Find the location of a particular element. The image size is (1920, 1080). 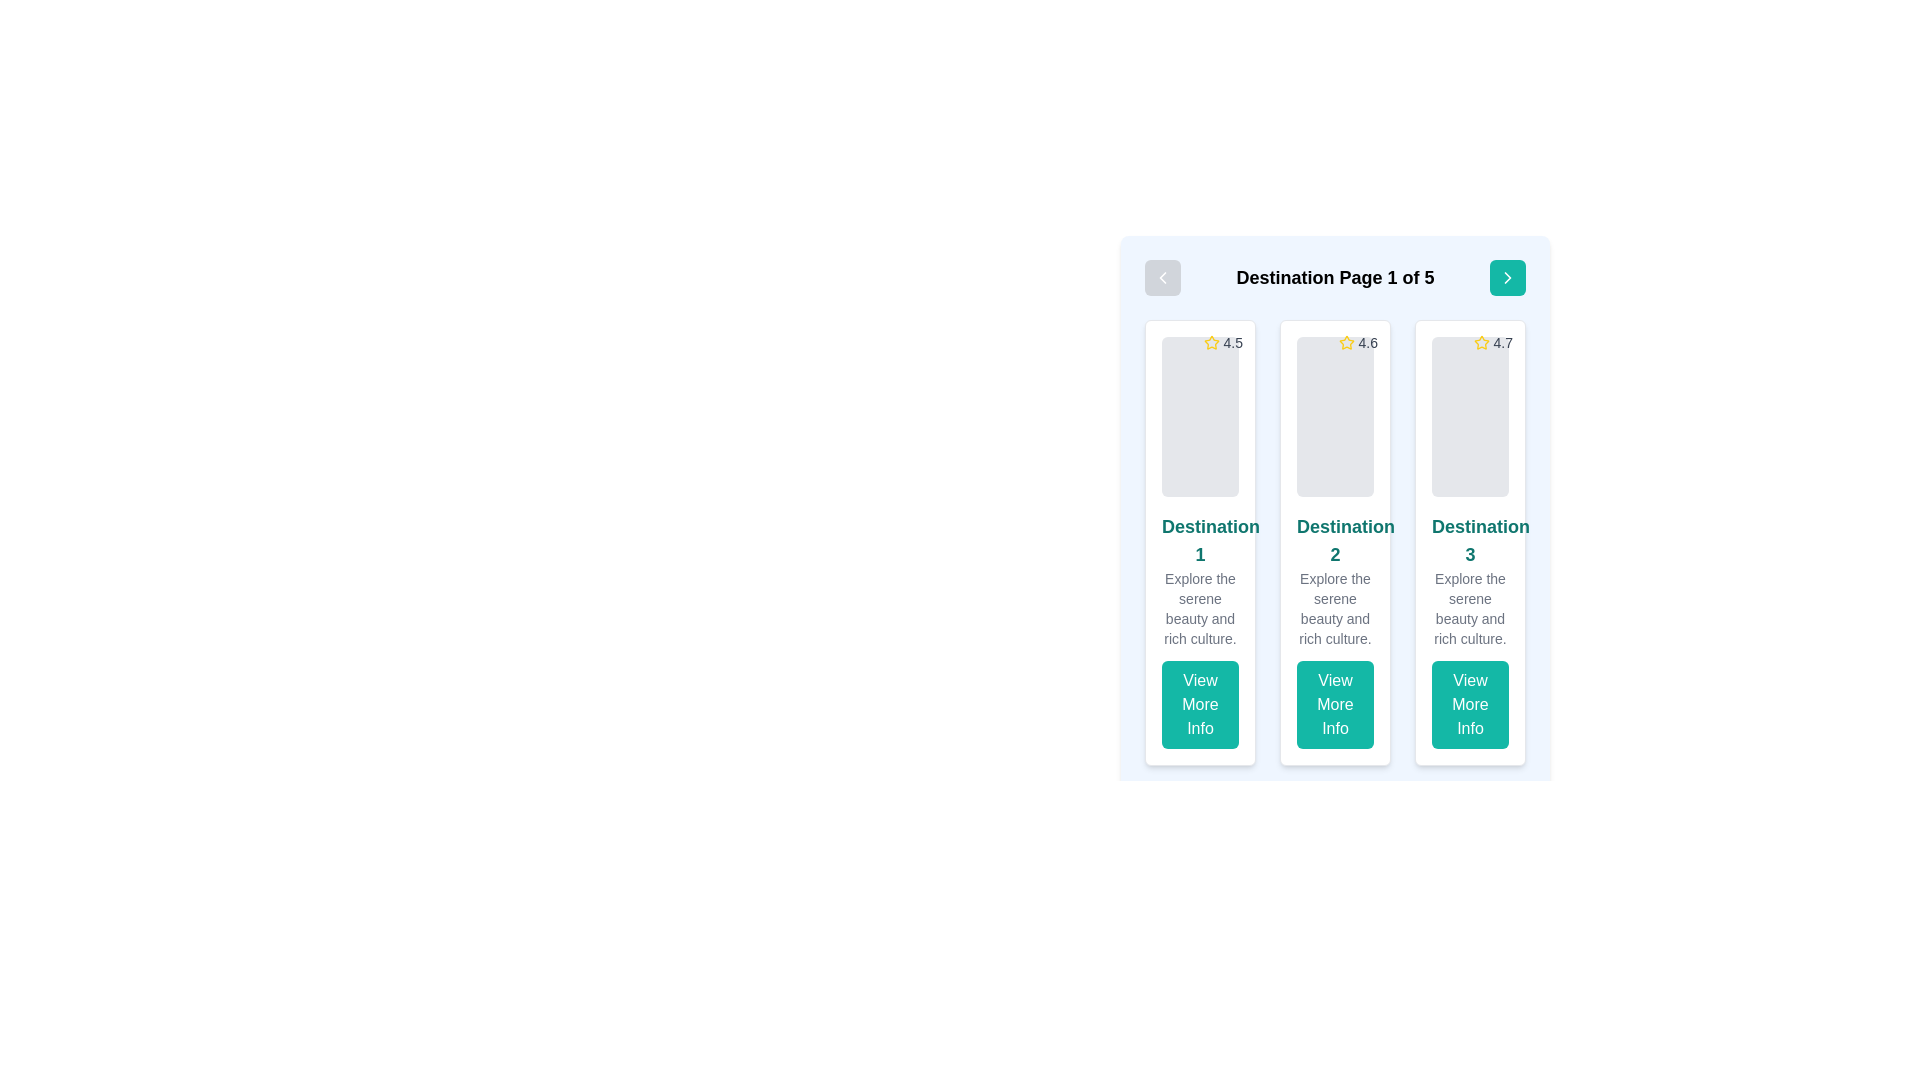

the Rating display icon with text for 'Destination 1', located in the upper-right corner of the card is located at coordinates (1222, 342).